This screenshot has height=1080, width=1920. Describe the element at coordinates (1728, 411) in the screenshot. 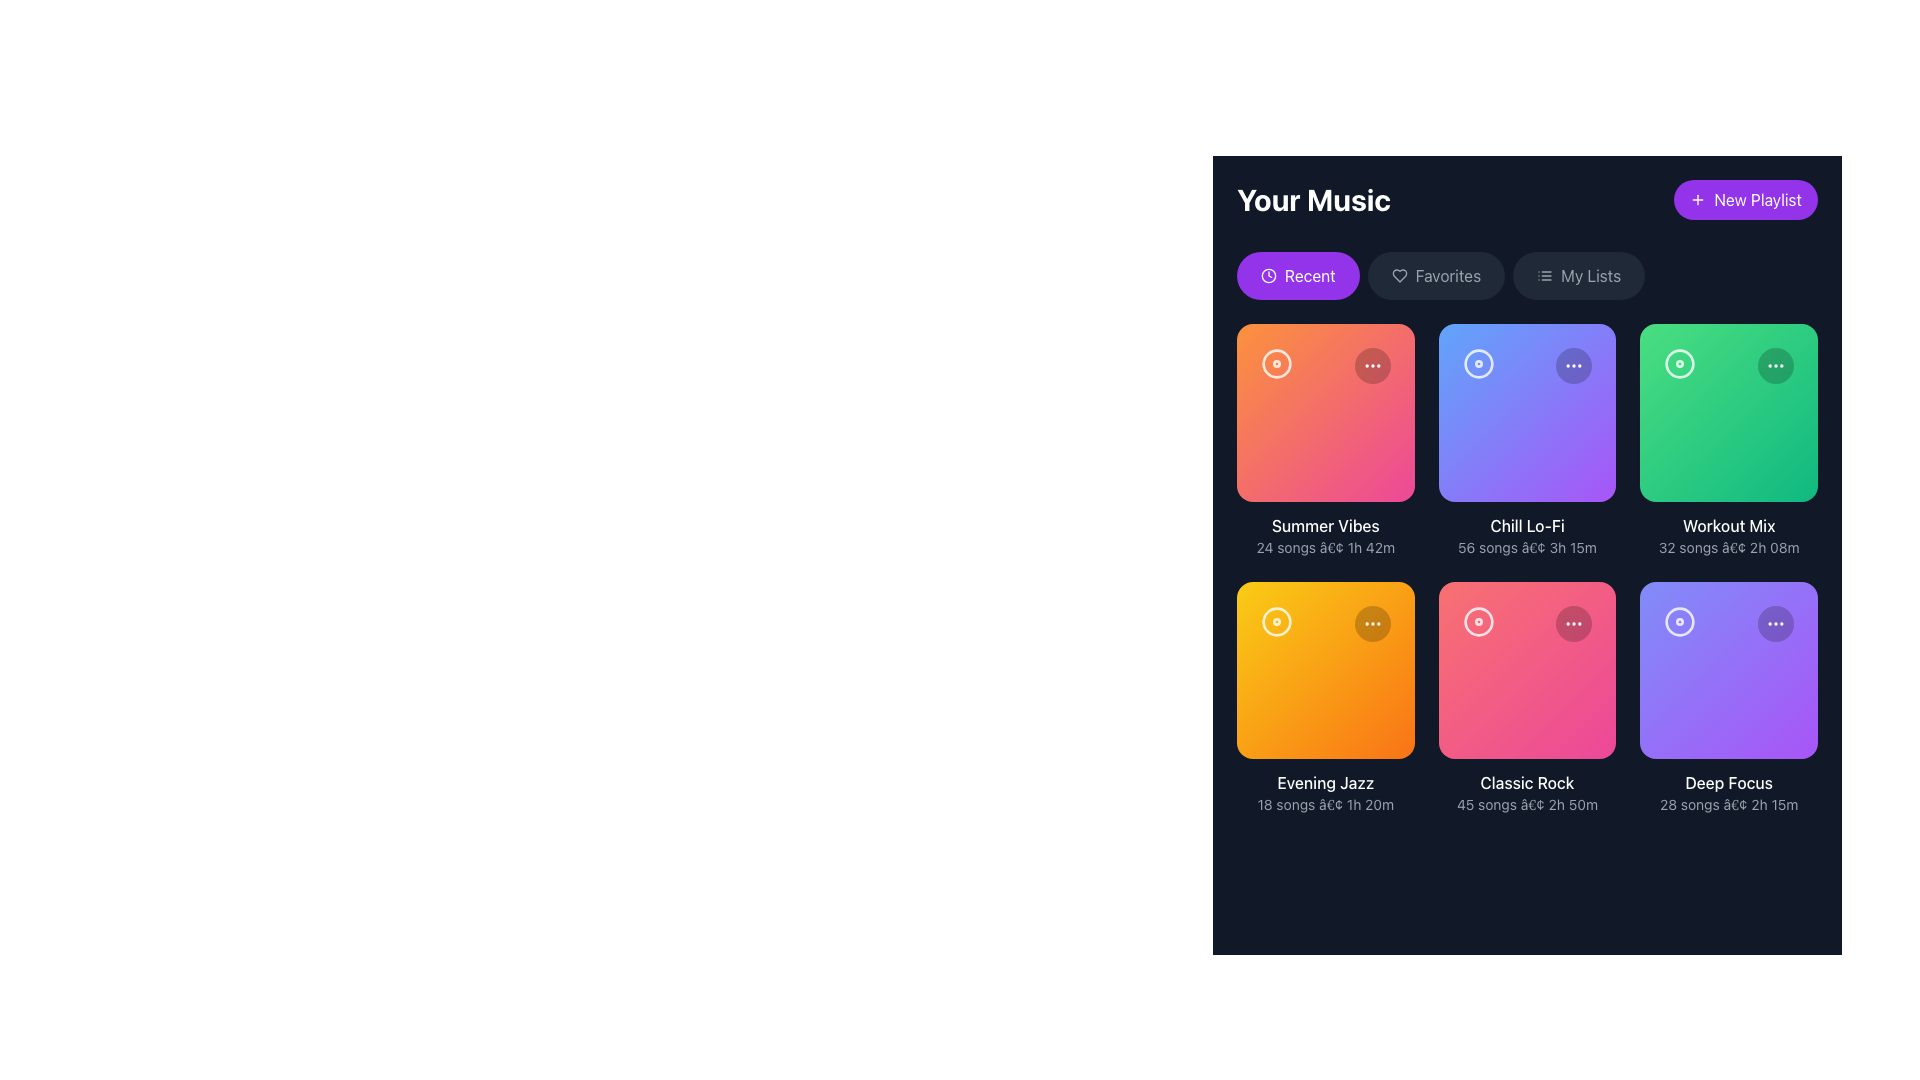

I see `the 'Workout Mix' playlist card, which is the third item` at that location.